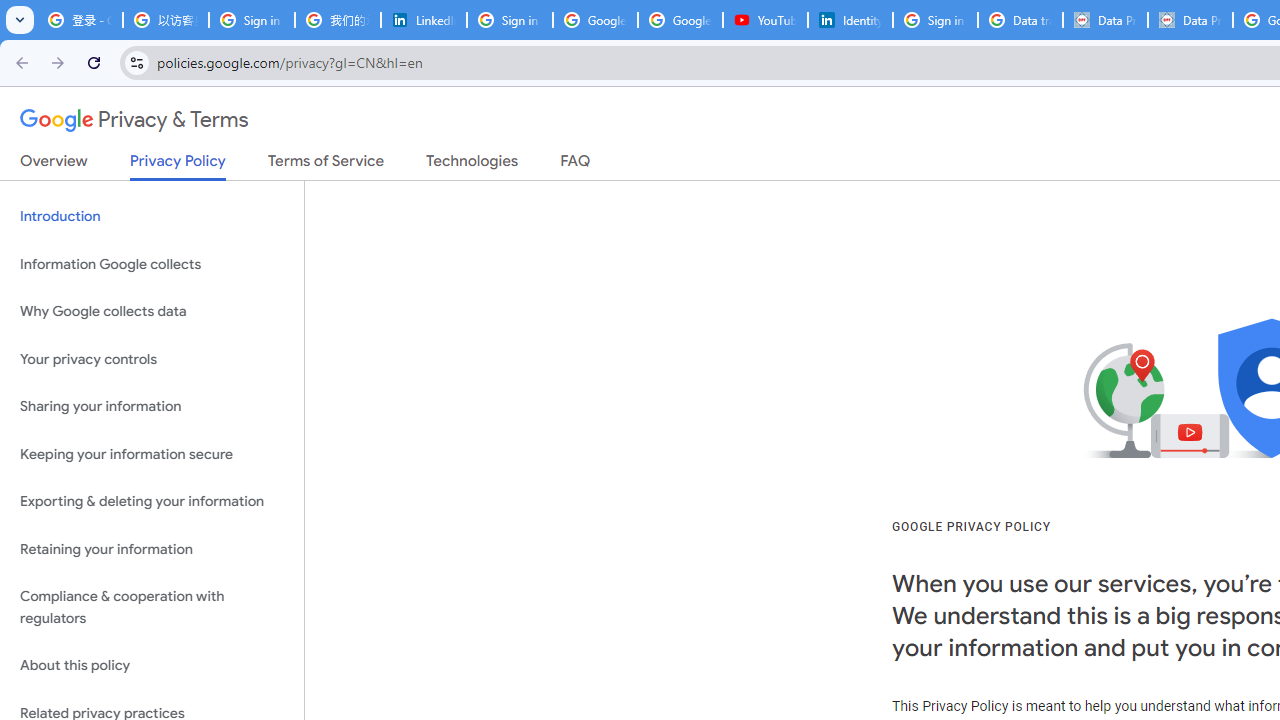 The image size is (1280, 720). What do you see at coordinates (151, 358) in the screenshot?
I see `'Your privacy controls'` at bounding box center [151, 358].